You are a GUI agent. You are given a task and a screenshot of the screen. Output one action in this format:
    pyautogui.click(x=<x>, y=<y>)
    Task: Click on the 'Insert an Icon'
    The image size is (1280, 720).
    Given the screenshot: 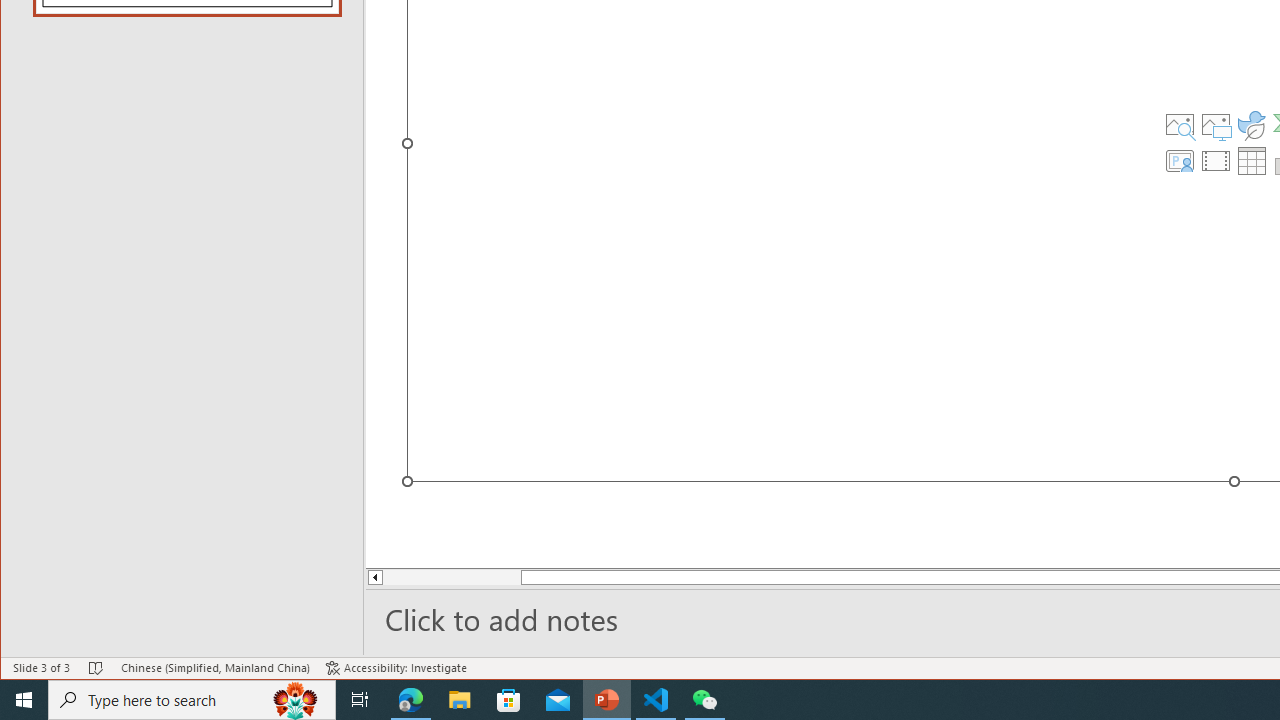 What is the action you would take?
    pyautogui.click(x=1251, y=124)
    